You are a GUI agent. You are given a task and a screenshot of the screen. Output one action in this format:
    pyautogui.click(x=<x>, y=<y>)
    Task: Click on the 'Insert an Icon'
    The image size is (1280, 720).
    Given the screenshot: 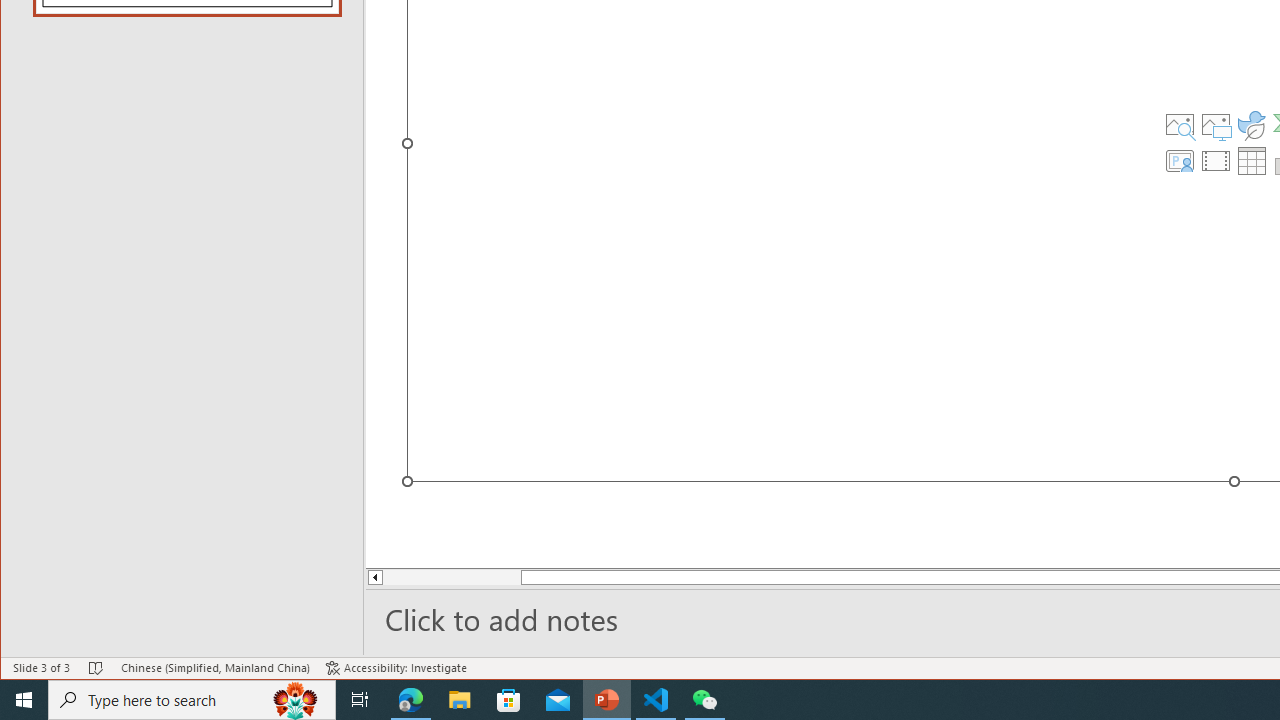 What is the action you would take?
    pyautogui.click(x=1251, y=124)
    